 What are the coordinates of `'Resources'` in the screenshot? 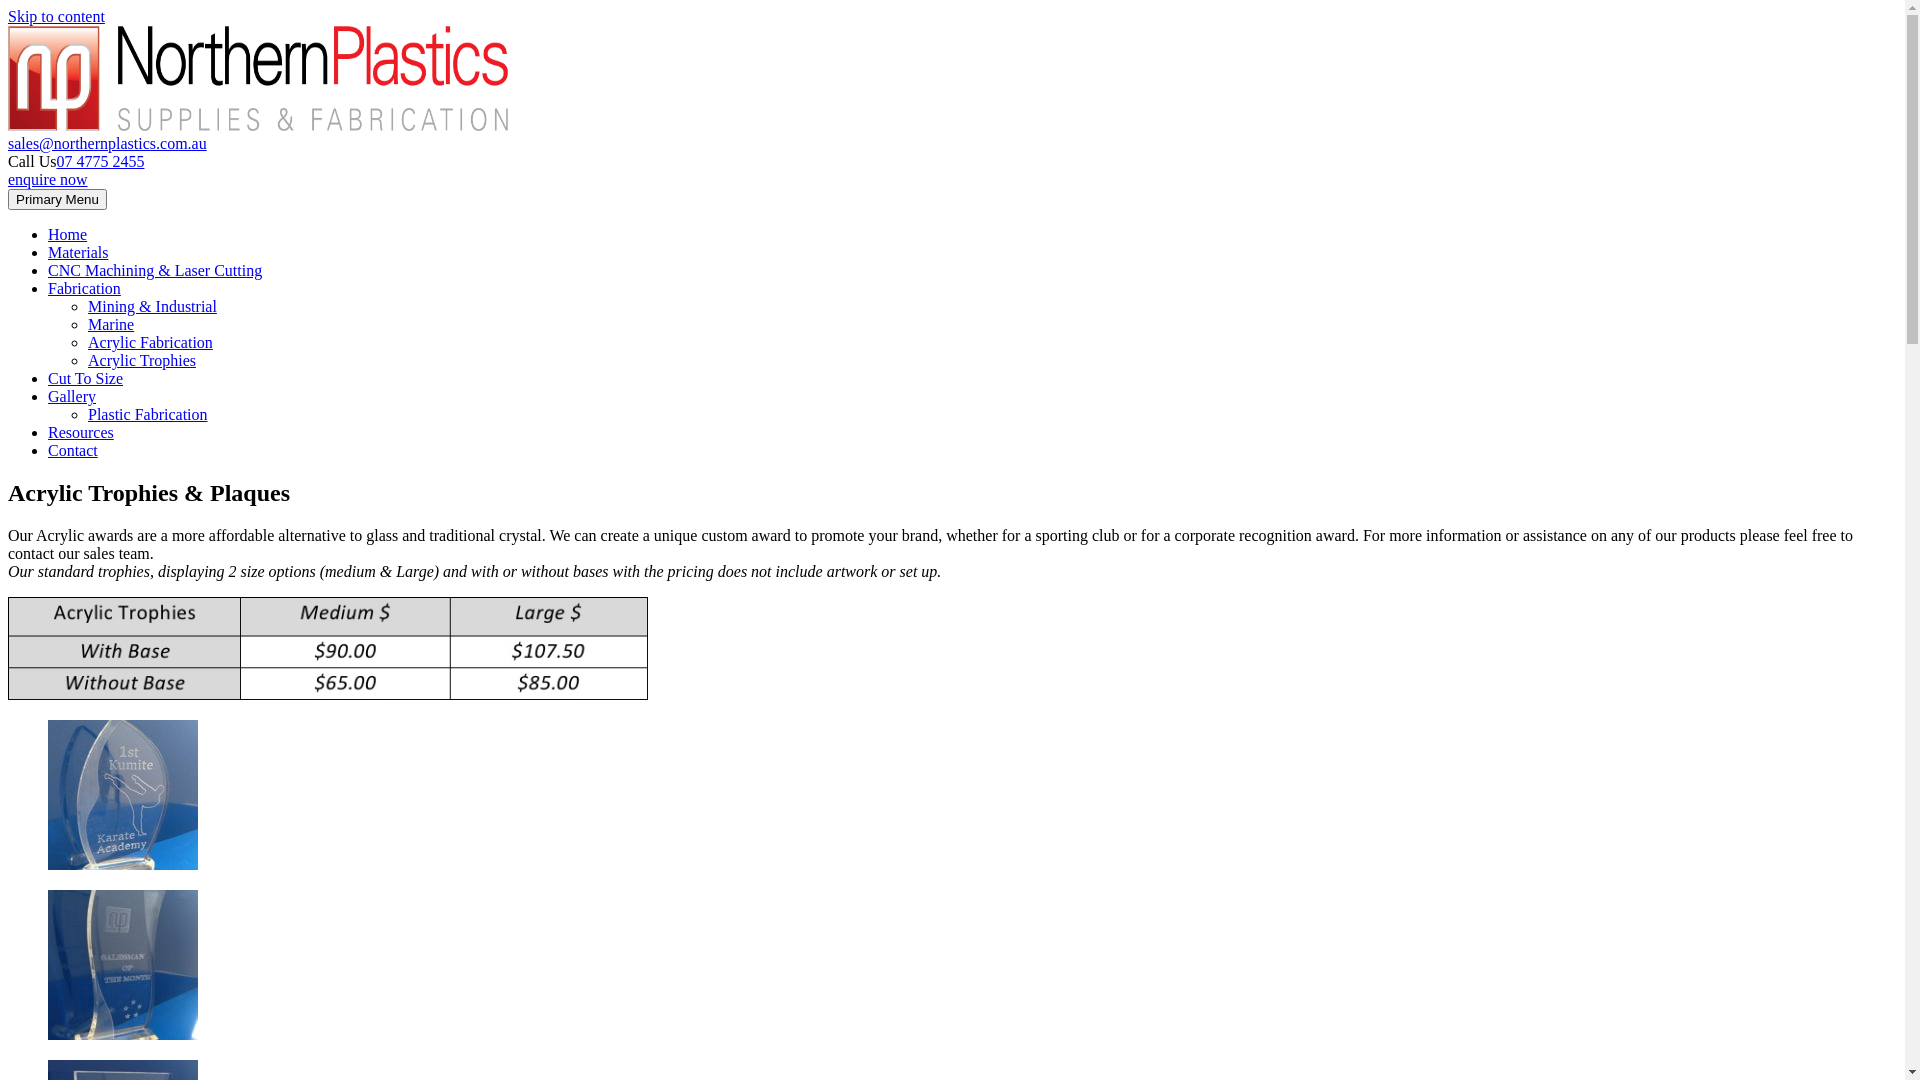 It's located at (80, 431).